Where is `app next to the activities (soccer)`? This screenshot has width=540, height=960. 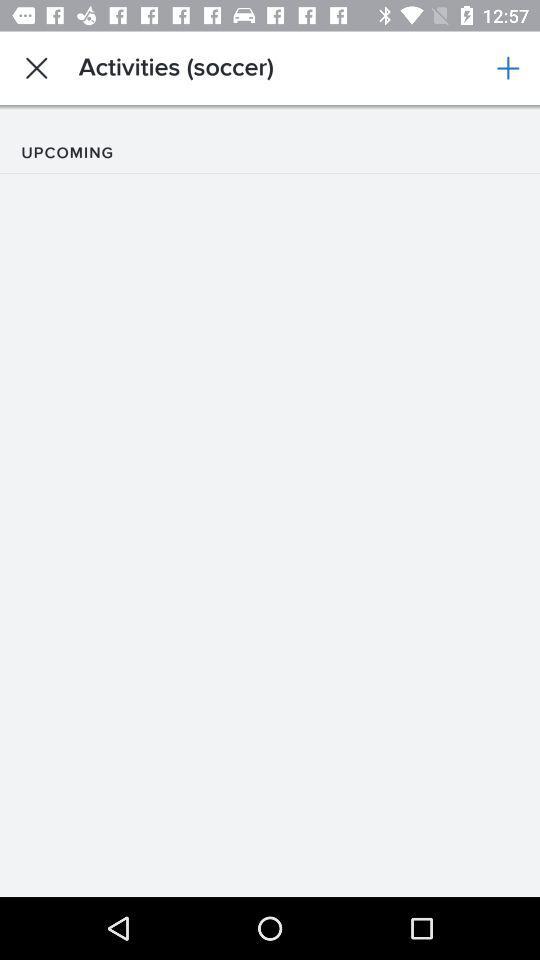 app next to the activities (soccer) is located at coordinates (508, 68).